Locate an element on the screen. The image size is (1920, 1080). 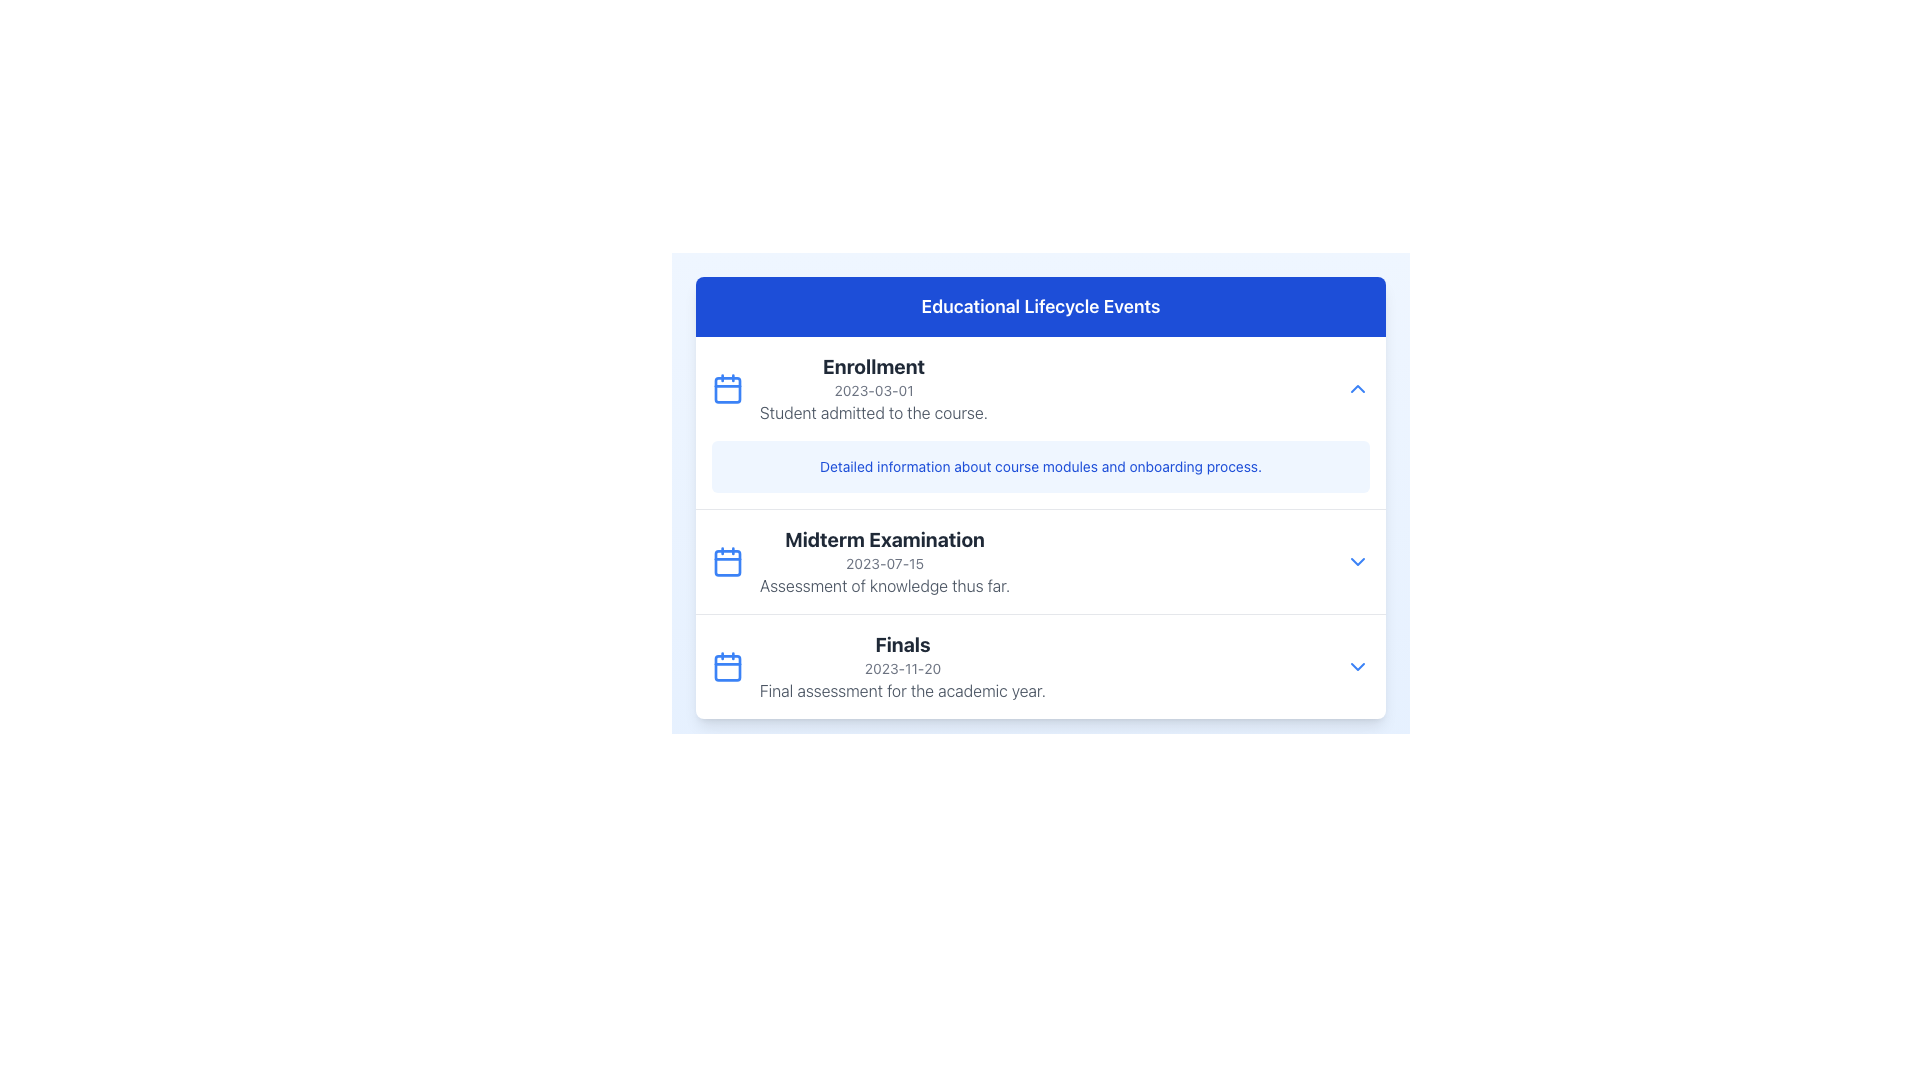
the calendar icon, which is a blue SVG graphic with rounded corners located to the left of the 'Midterm Examination' text is located at coordinates (727, 562).